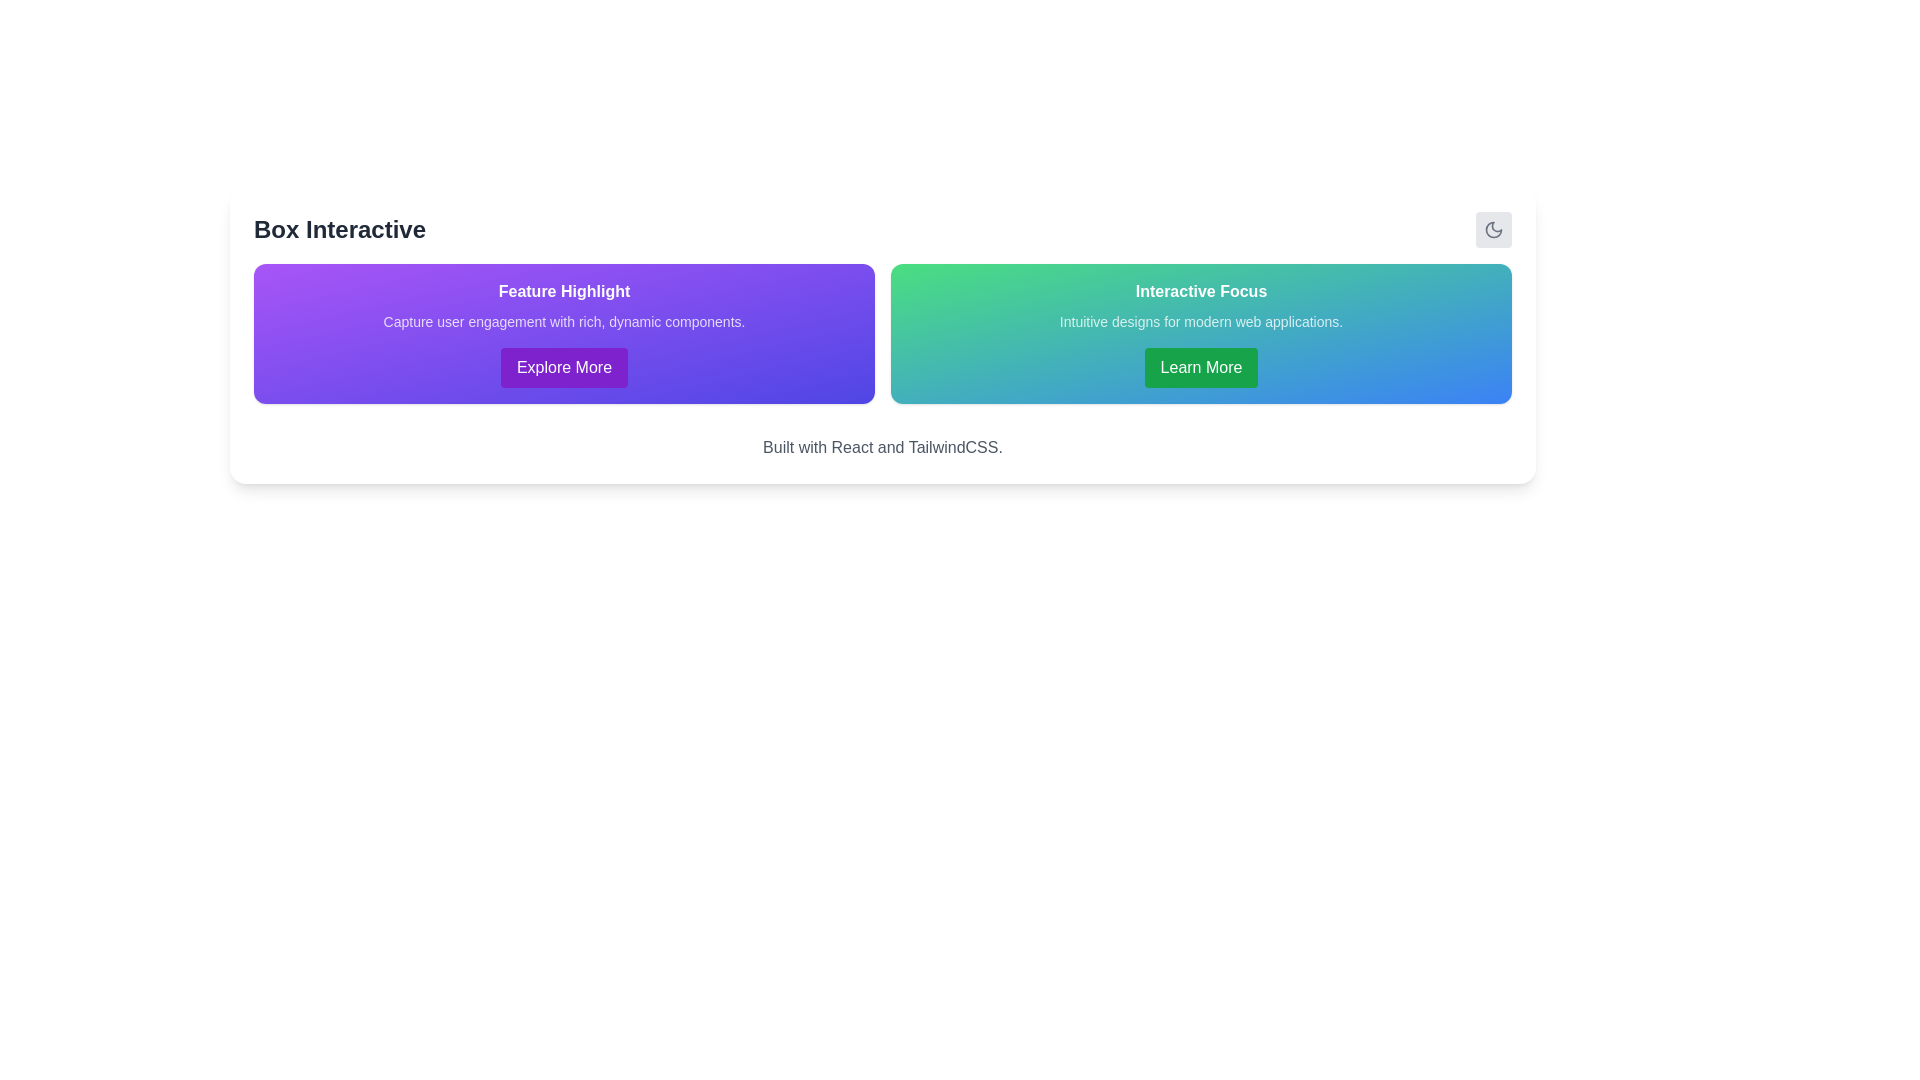  I want to click on the crescent moon icon, which is a simplistic and modern graphical element located in the upper-right corner of the interface within a card-like structure, so click(1493, 229).